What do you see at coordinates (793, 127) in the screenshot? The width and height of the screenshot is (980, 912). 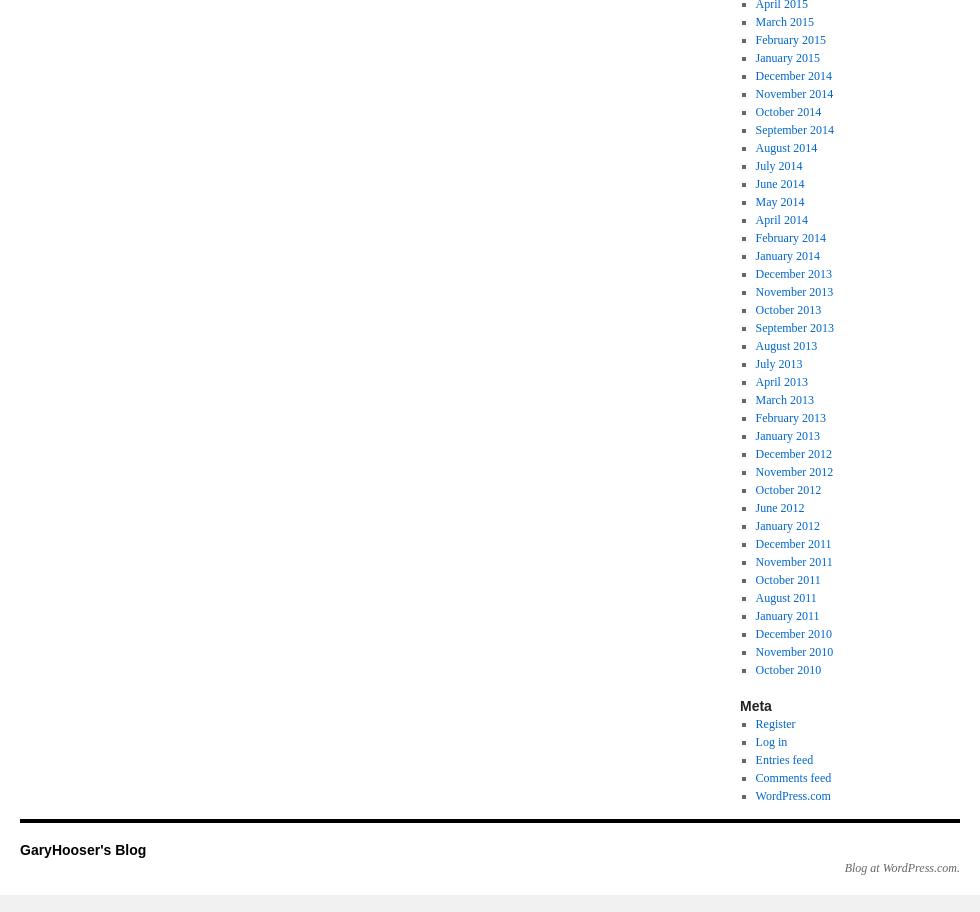 I see `'September 2014'` at bounding box center [793, 127].